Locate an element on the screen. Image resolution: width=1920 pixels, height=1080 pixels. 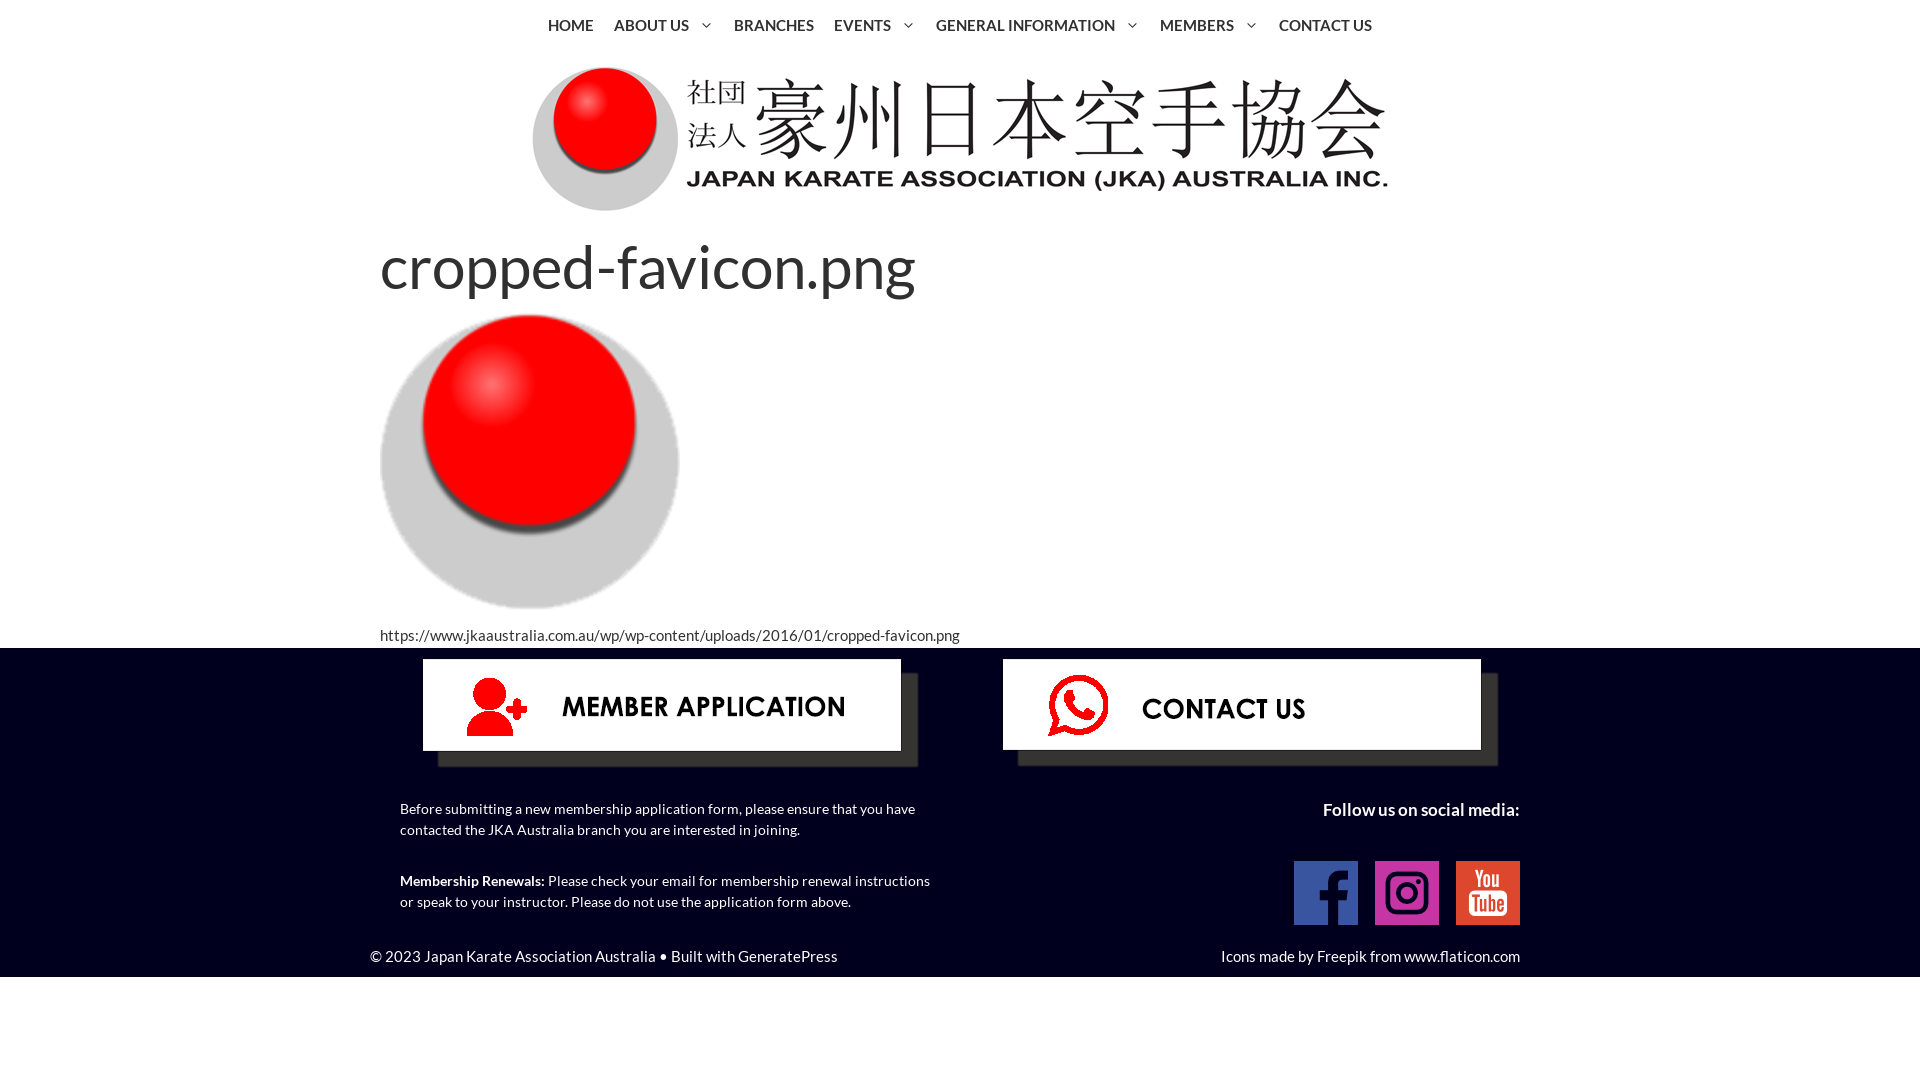
'HOME' is located at coordinates (537, 24).